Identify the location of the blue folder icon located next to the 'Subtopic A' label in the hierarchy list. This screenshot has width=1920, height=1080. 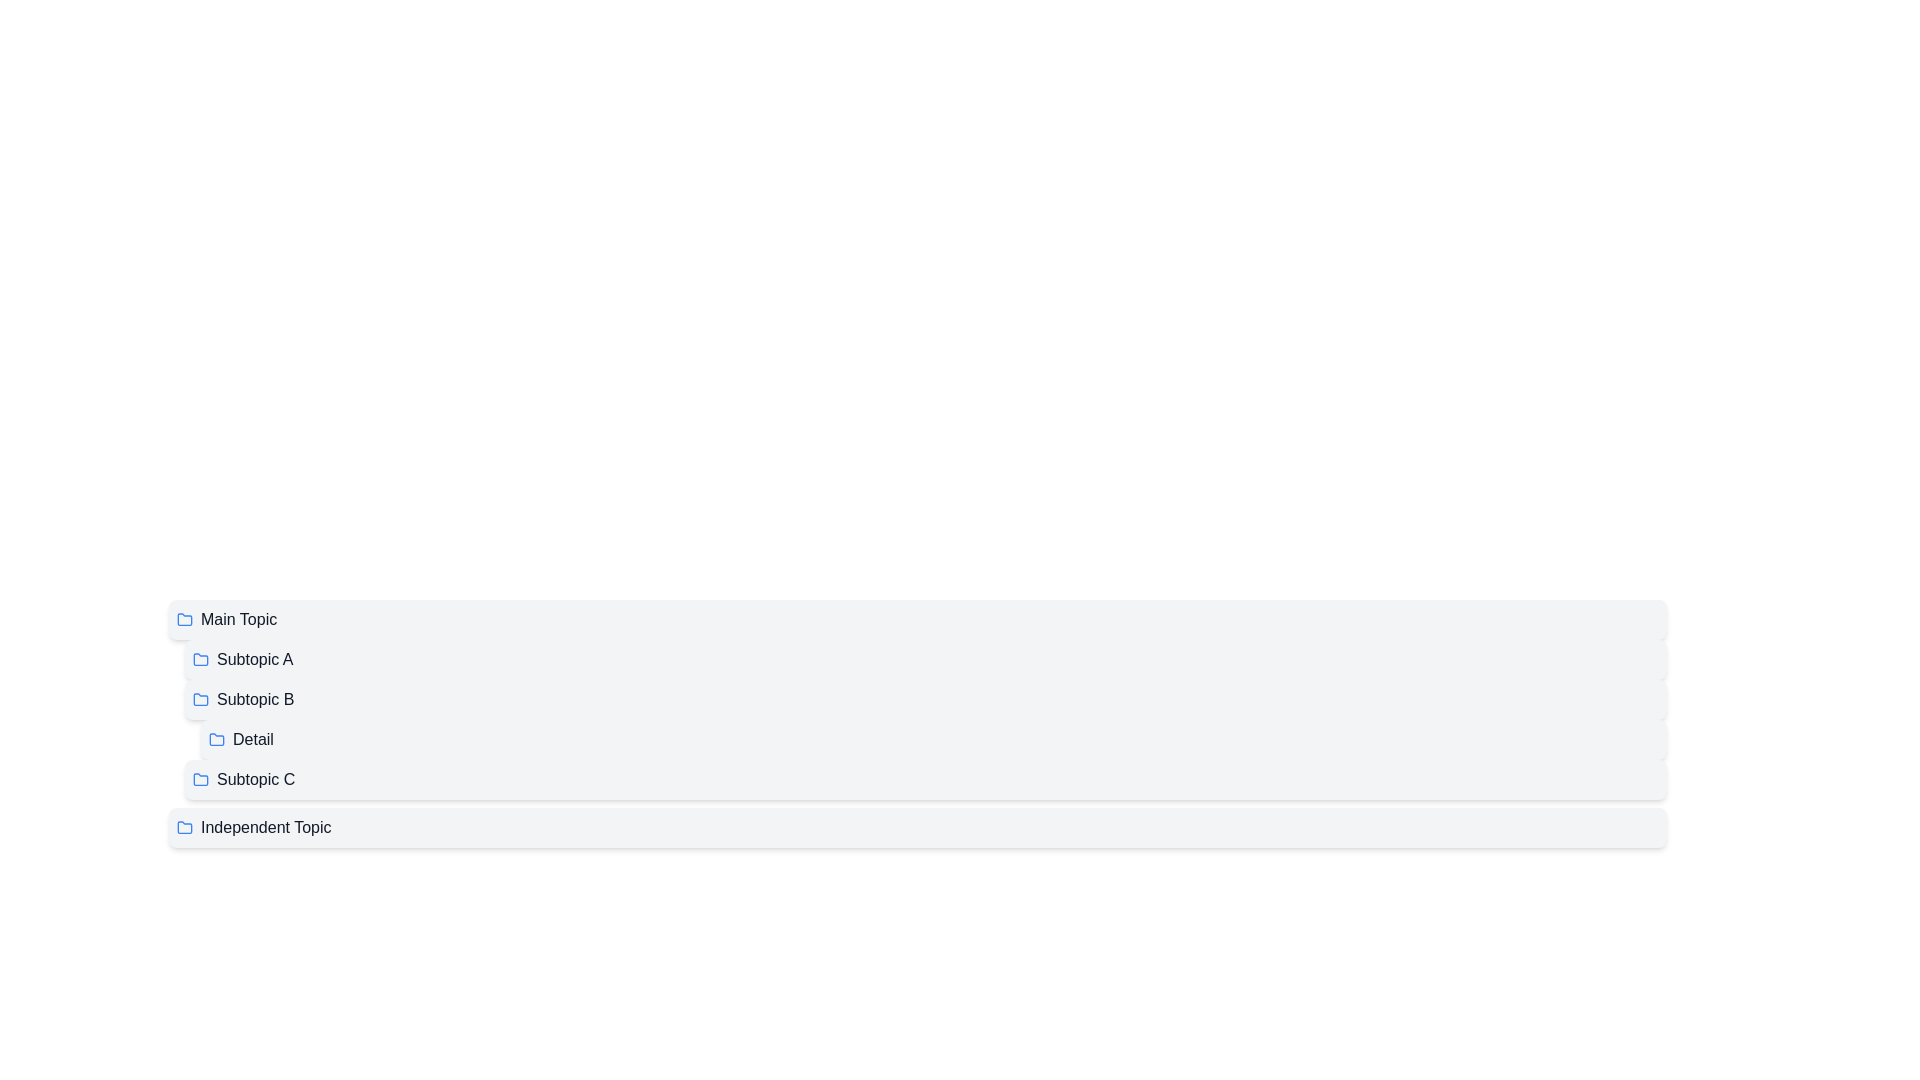
(201, 659).